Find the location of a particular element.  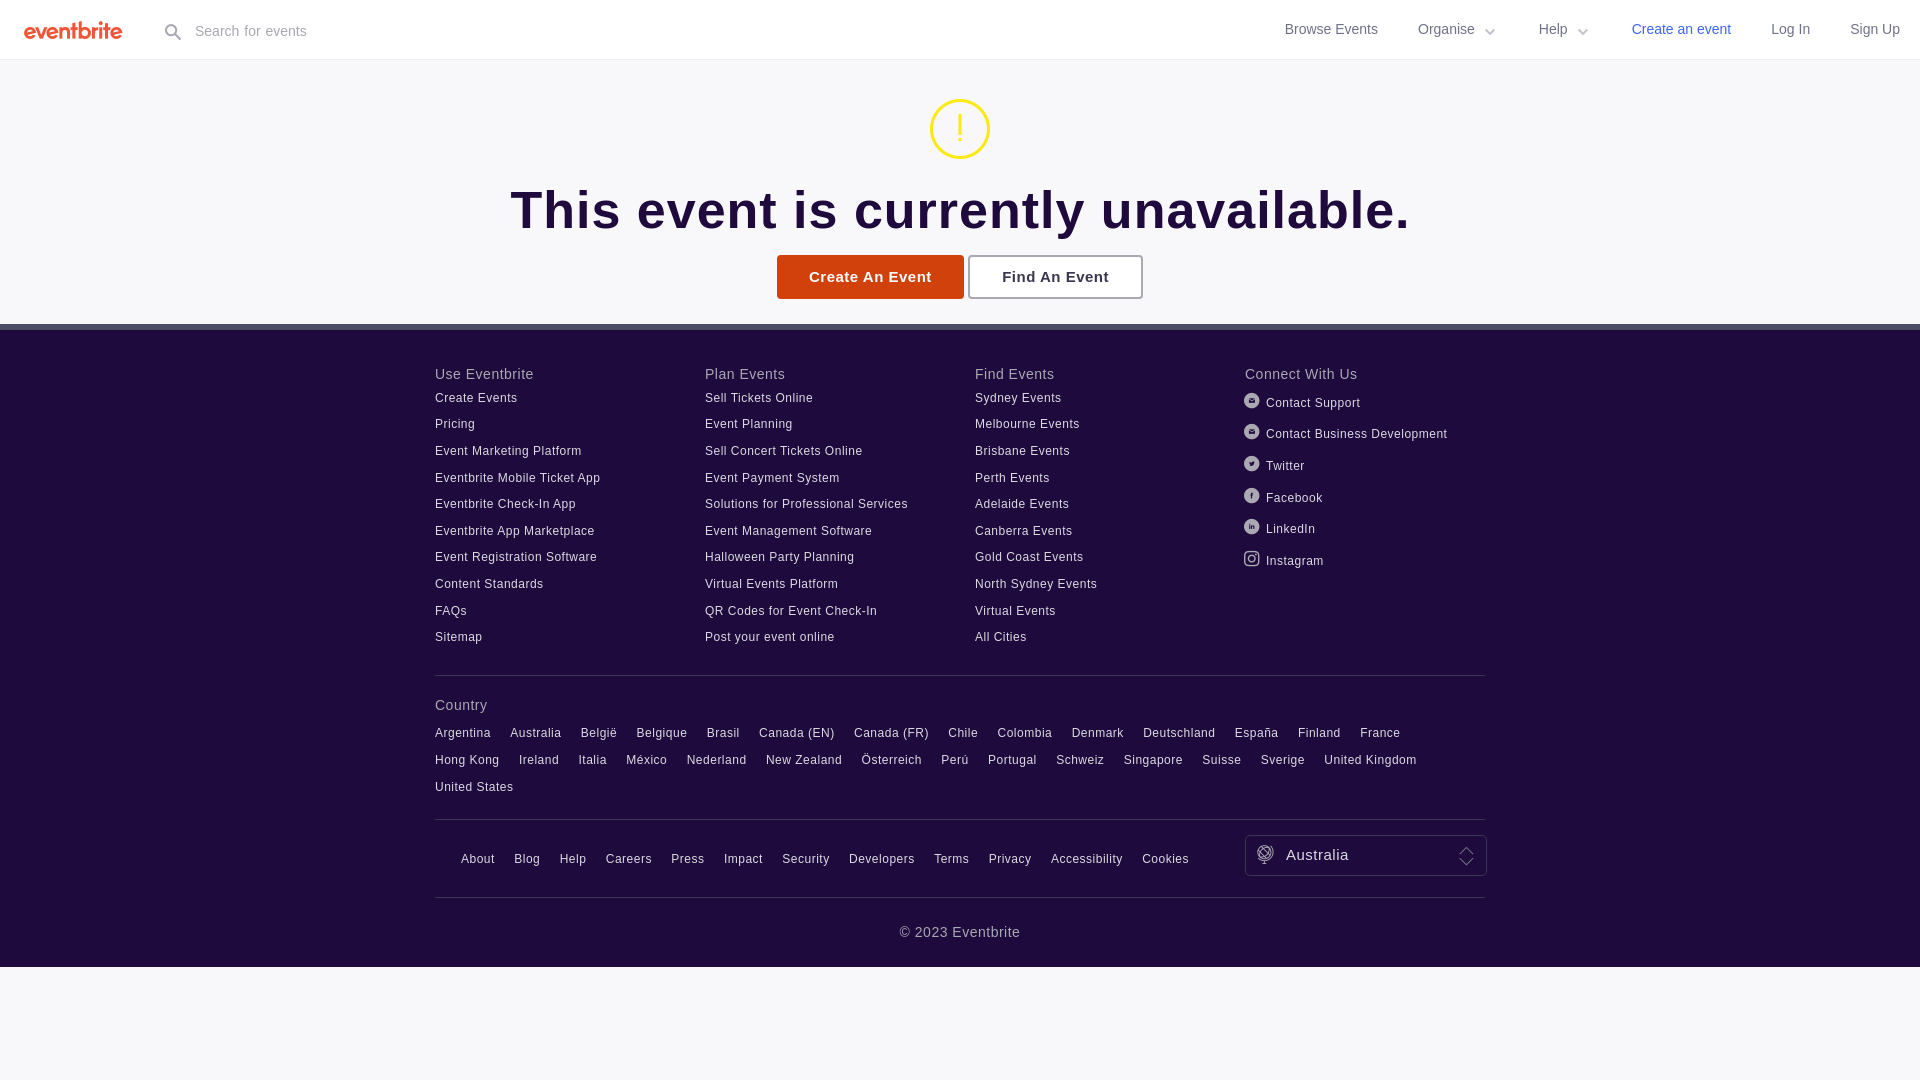

'Nederland' is located at coordinates (686, 759).